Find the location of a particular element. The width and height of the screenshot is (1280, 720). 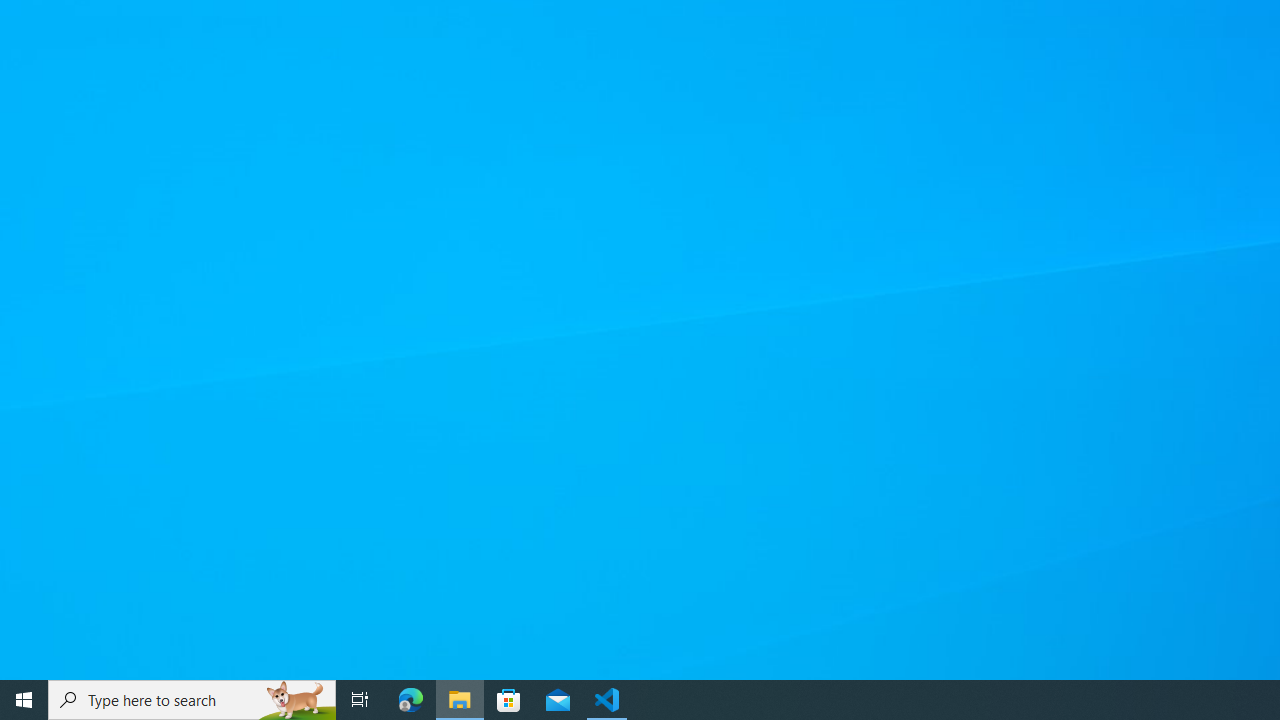

'File Explorer - 1 running window' is located at coordinates (459, 698).